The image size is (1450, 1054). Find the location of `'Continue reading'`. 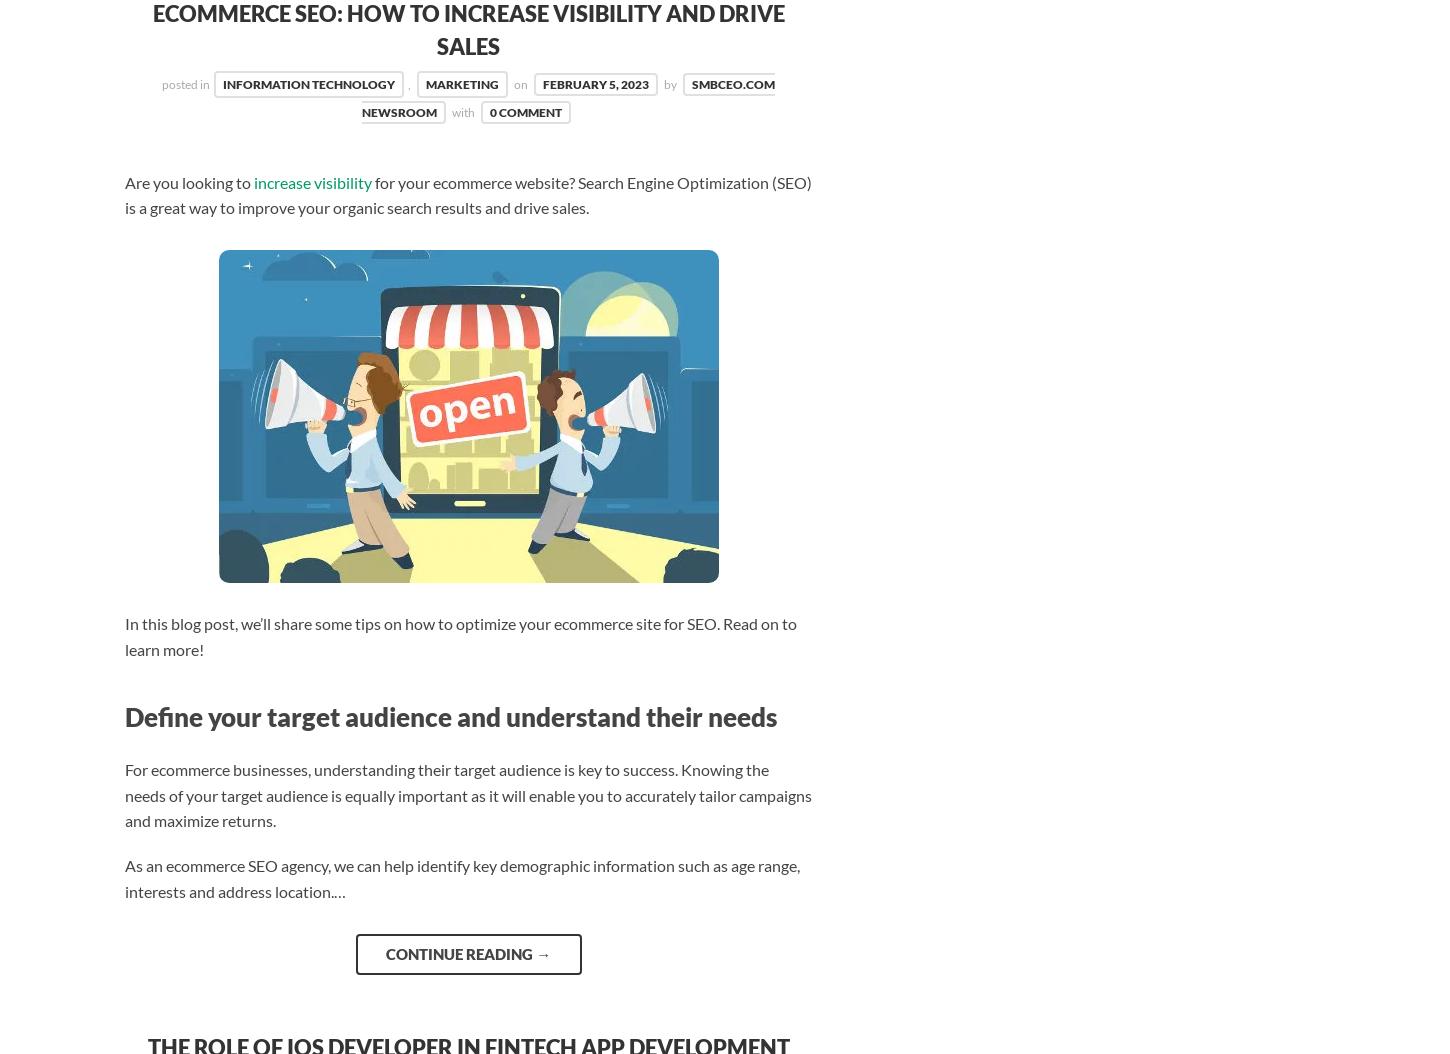

'Continue reading' is located at coordinates (384, 953).